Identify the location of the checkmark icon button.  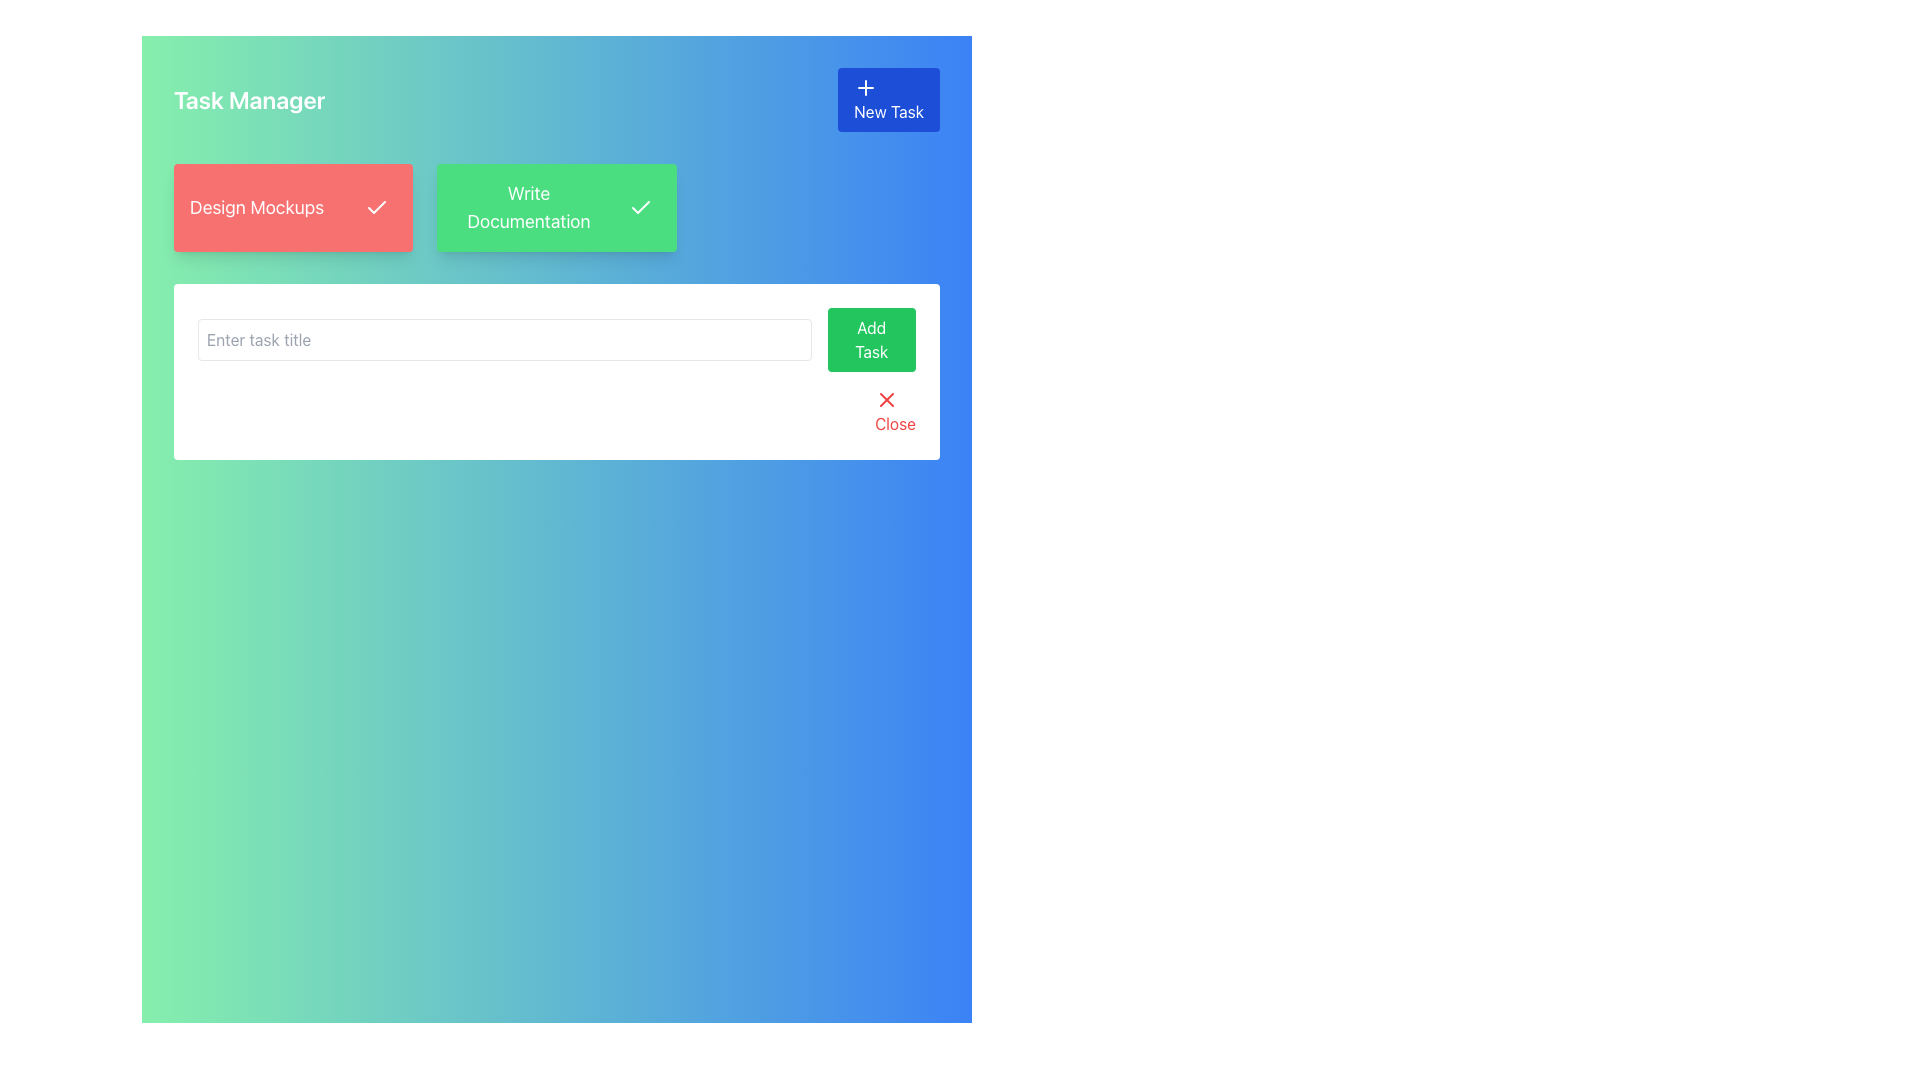
(377, 208).